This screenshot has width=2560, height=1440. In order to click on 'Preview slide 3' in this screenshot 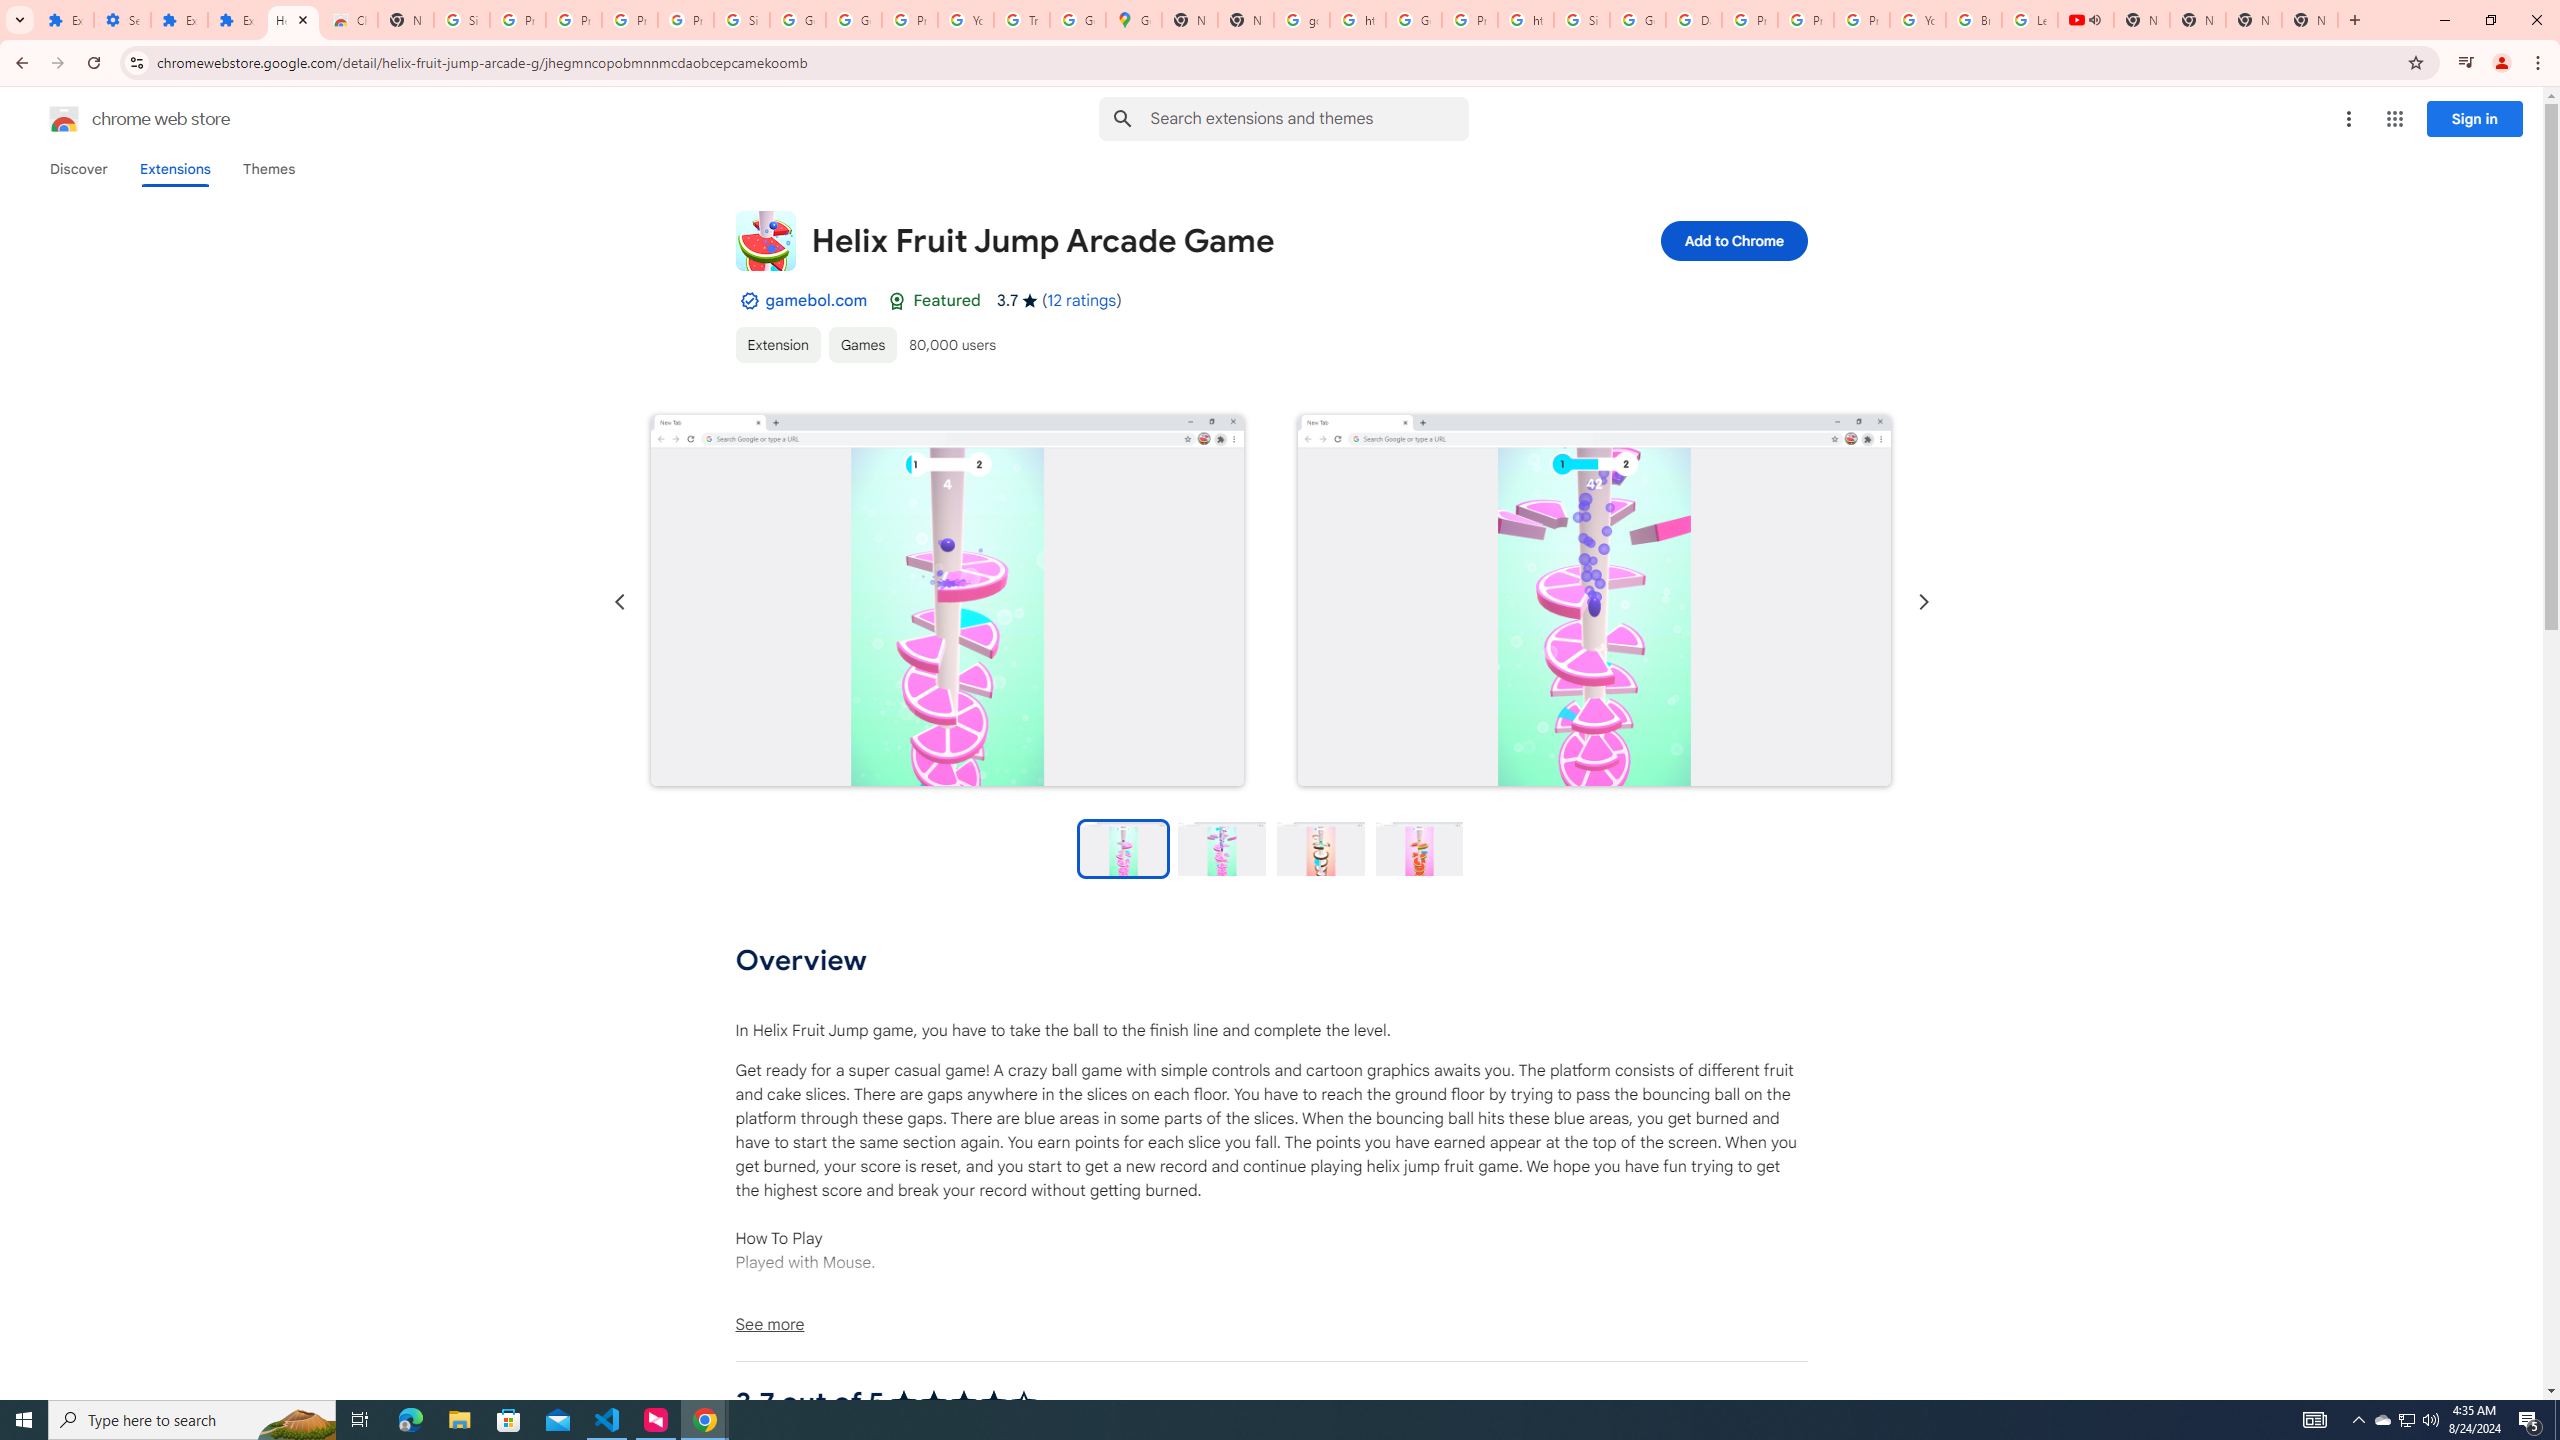, I will do `click(1320, 847)`.